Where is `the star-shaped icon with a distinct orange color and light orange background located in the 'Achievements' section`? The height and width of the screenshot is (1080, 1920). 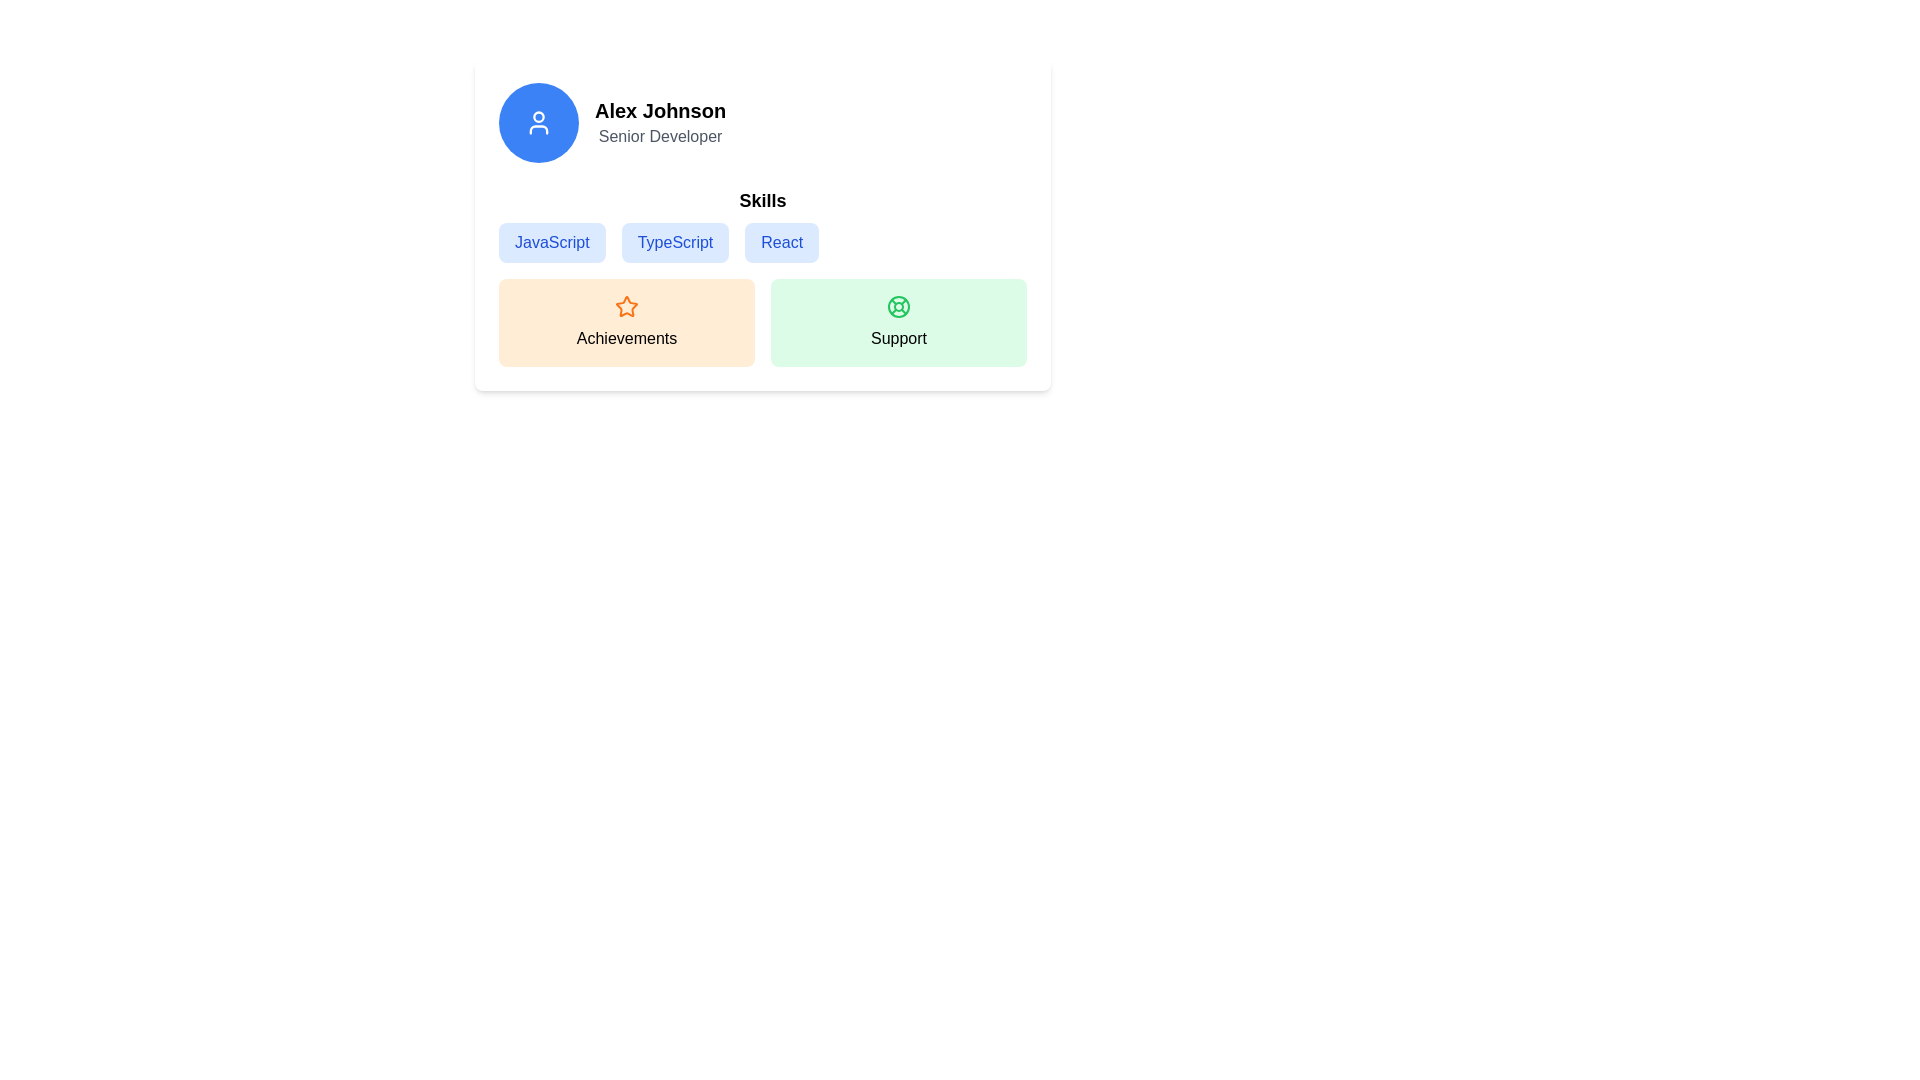
the star-shaped icon with a distinct orange color and light orange background located in the 'Achievements' section is located at coordinates (626, 307).